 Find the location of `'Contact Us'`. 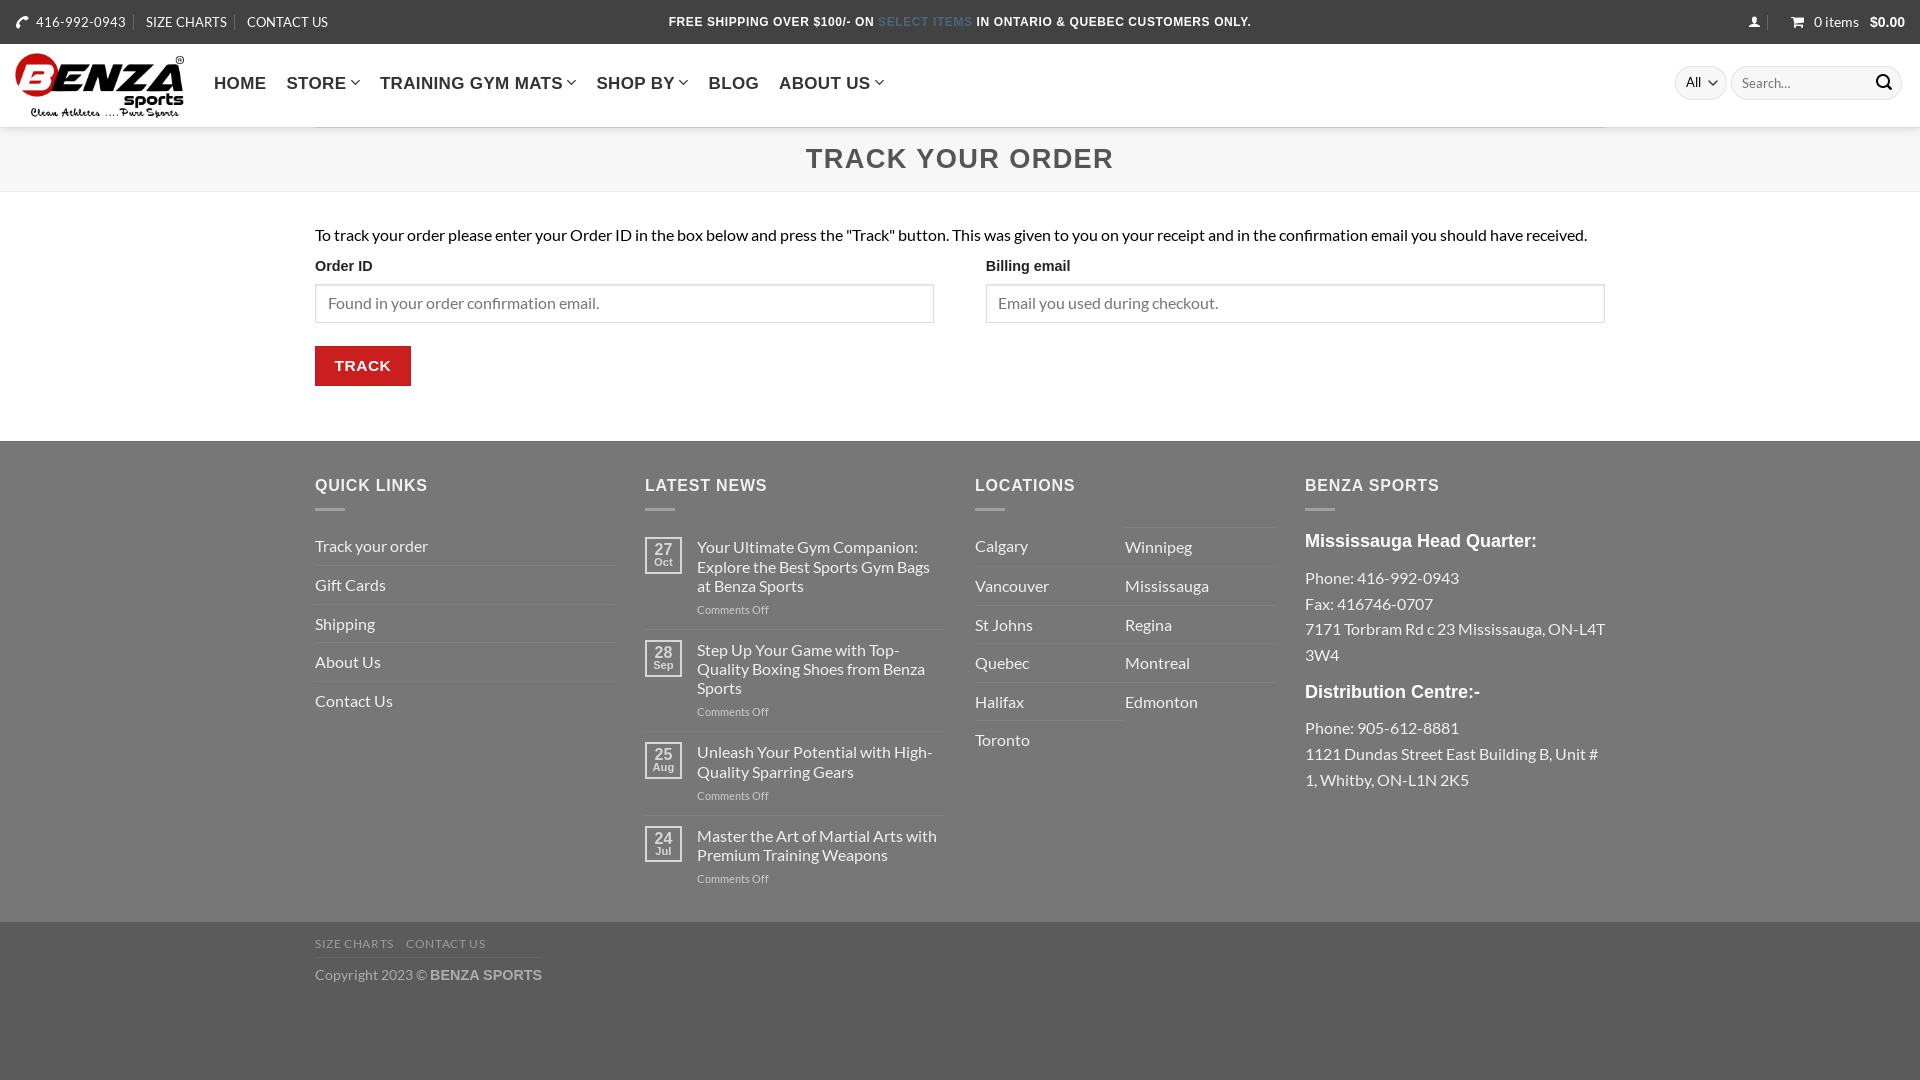

'Contact Us' is located at coordinates (354, 700).